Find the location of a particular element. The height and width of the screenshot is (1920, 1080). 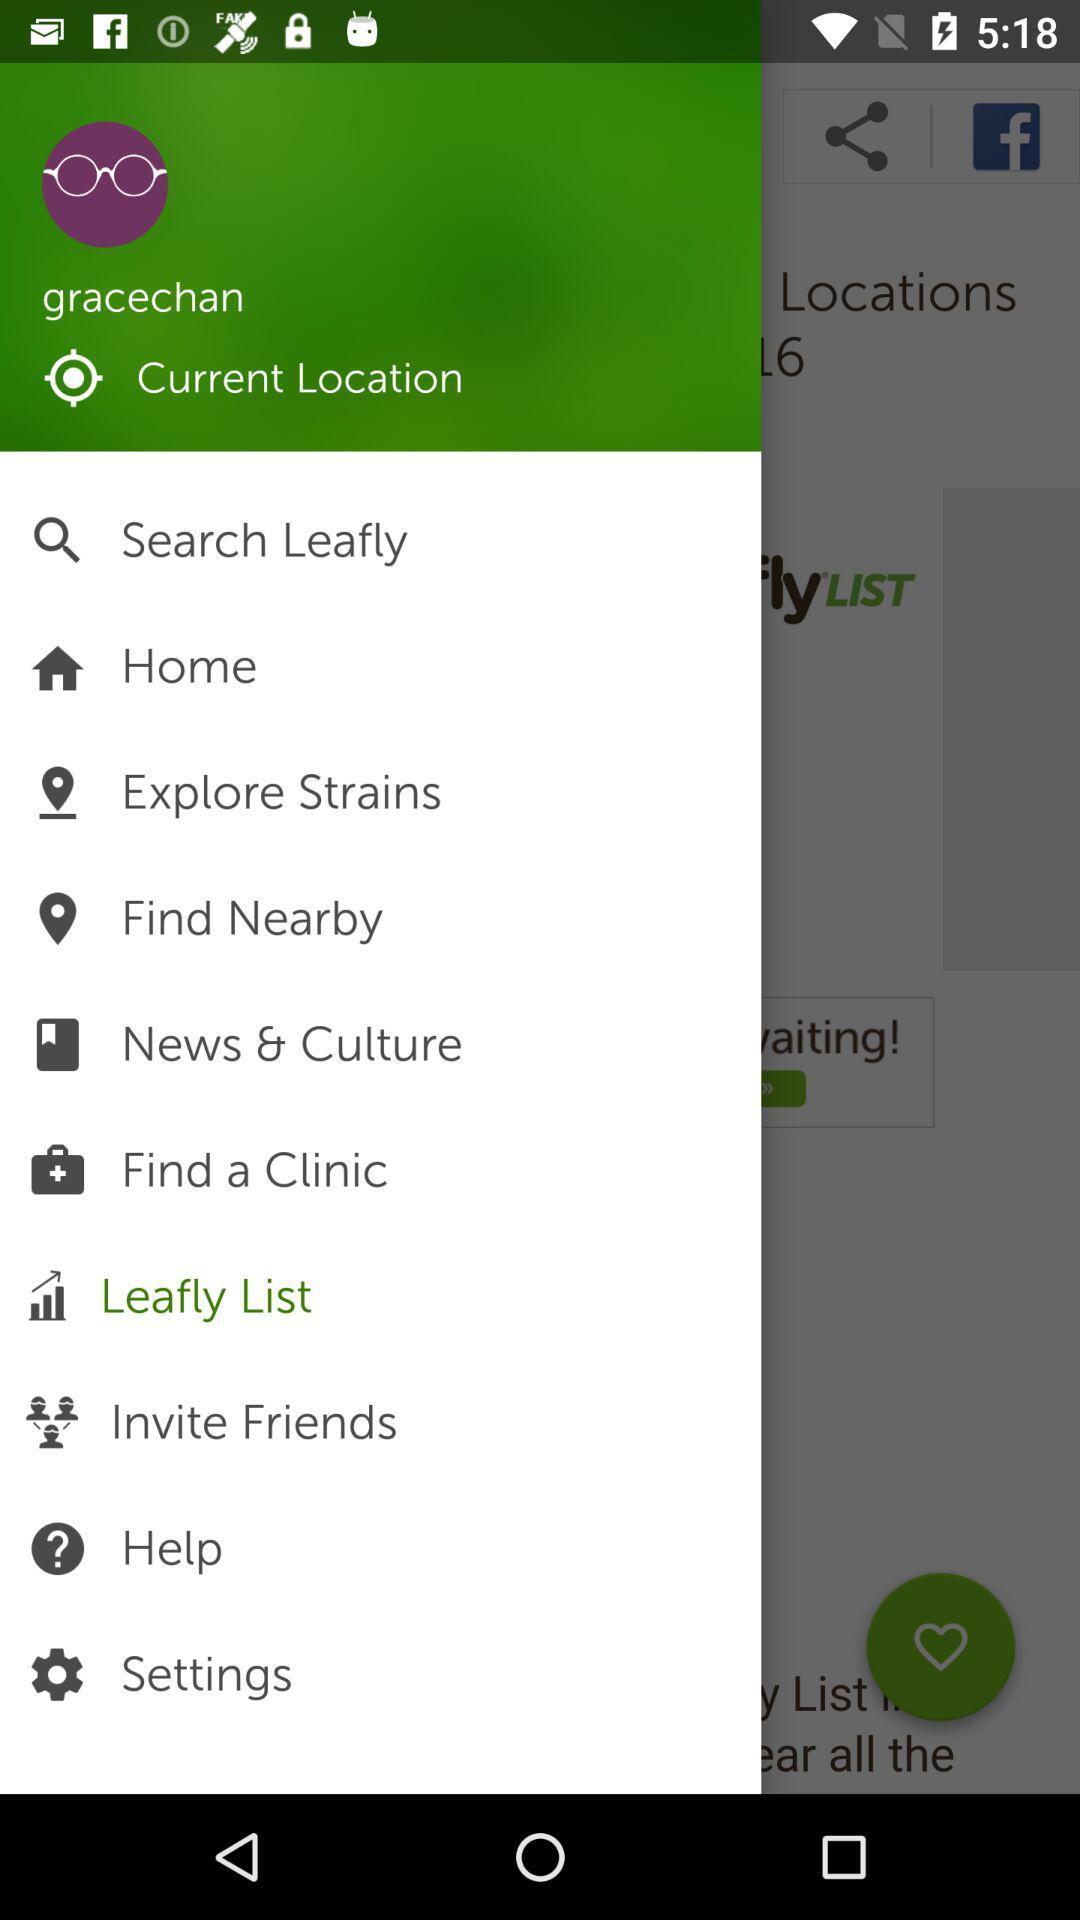

the favorite icon is located at coordinates (940, 1654).